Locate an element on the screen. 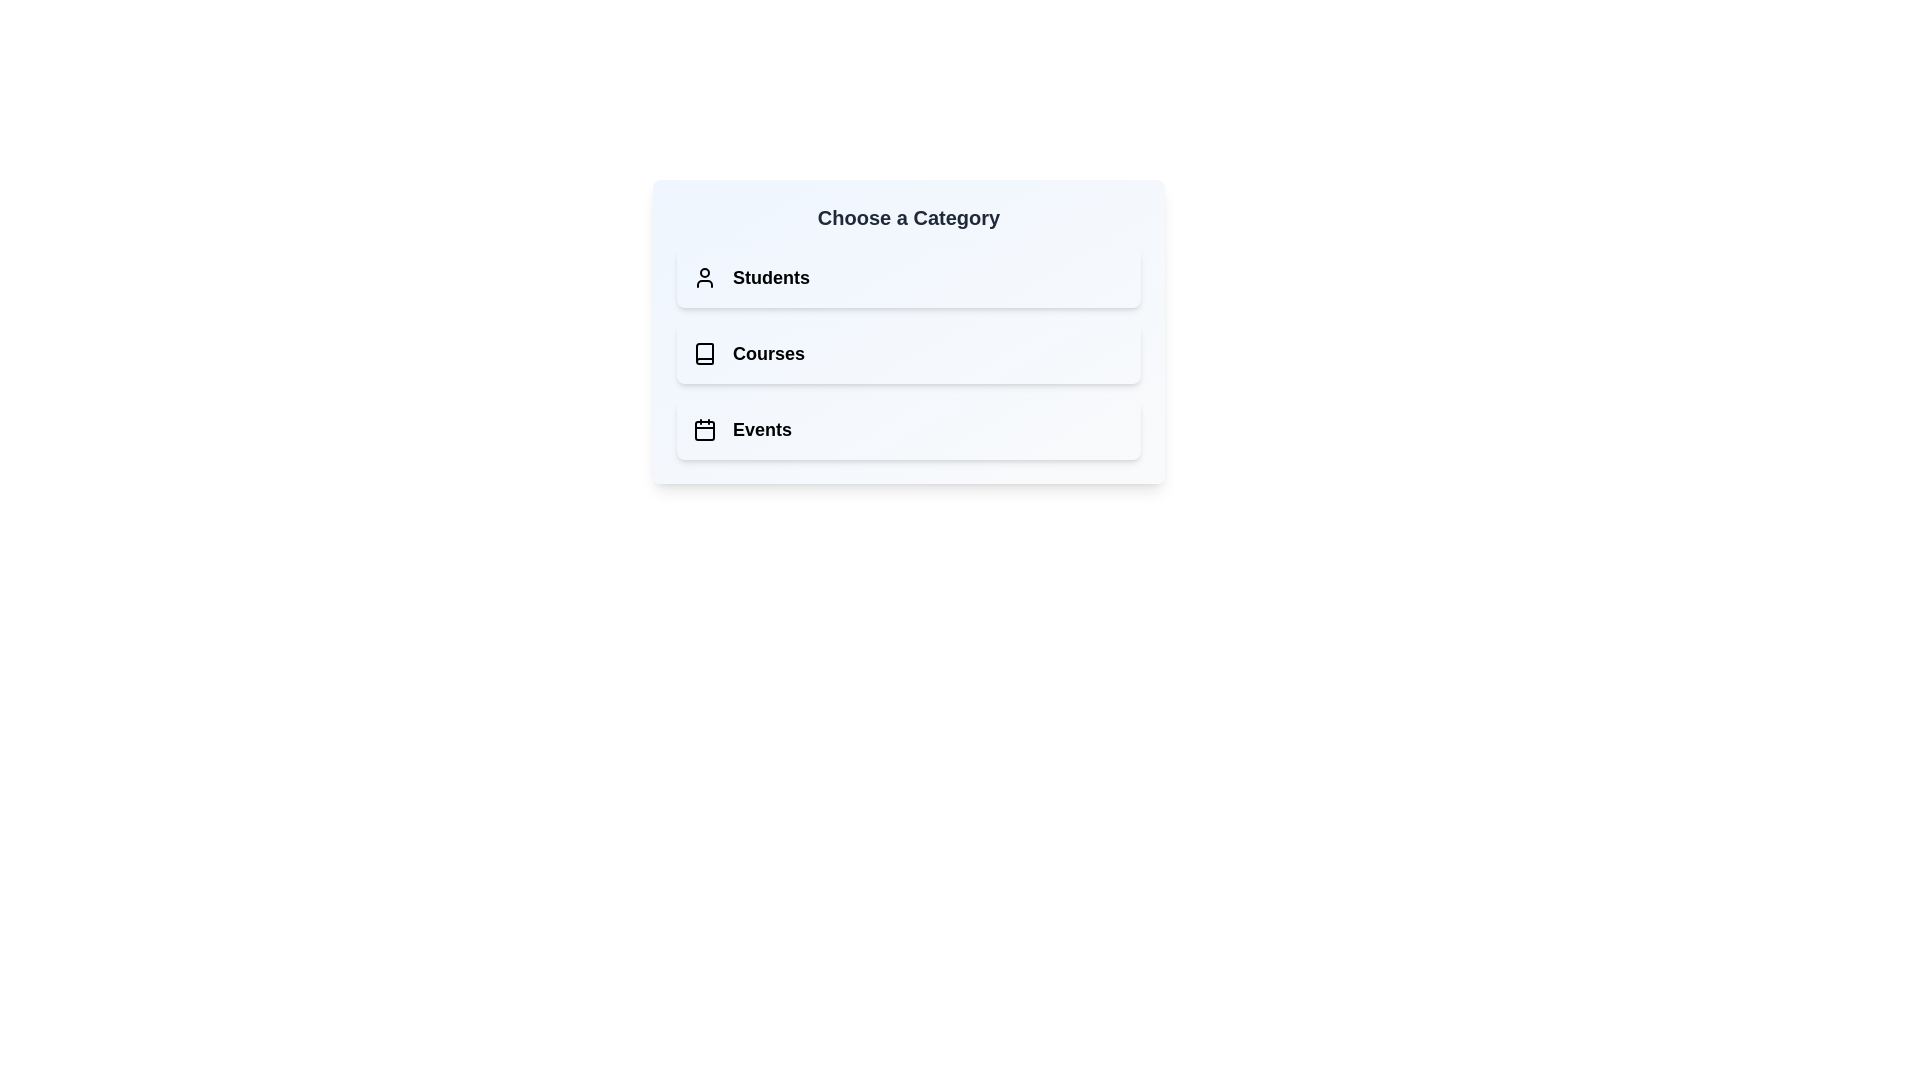 The height and width of the screenshot is (1080, 1920). the category card corresponding to Students is located at coordinates (907, 277).